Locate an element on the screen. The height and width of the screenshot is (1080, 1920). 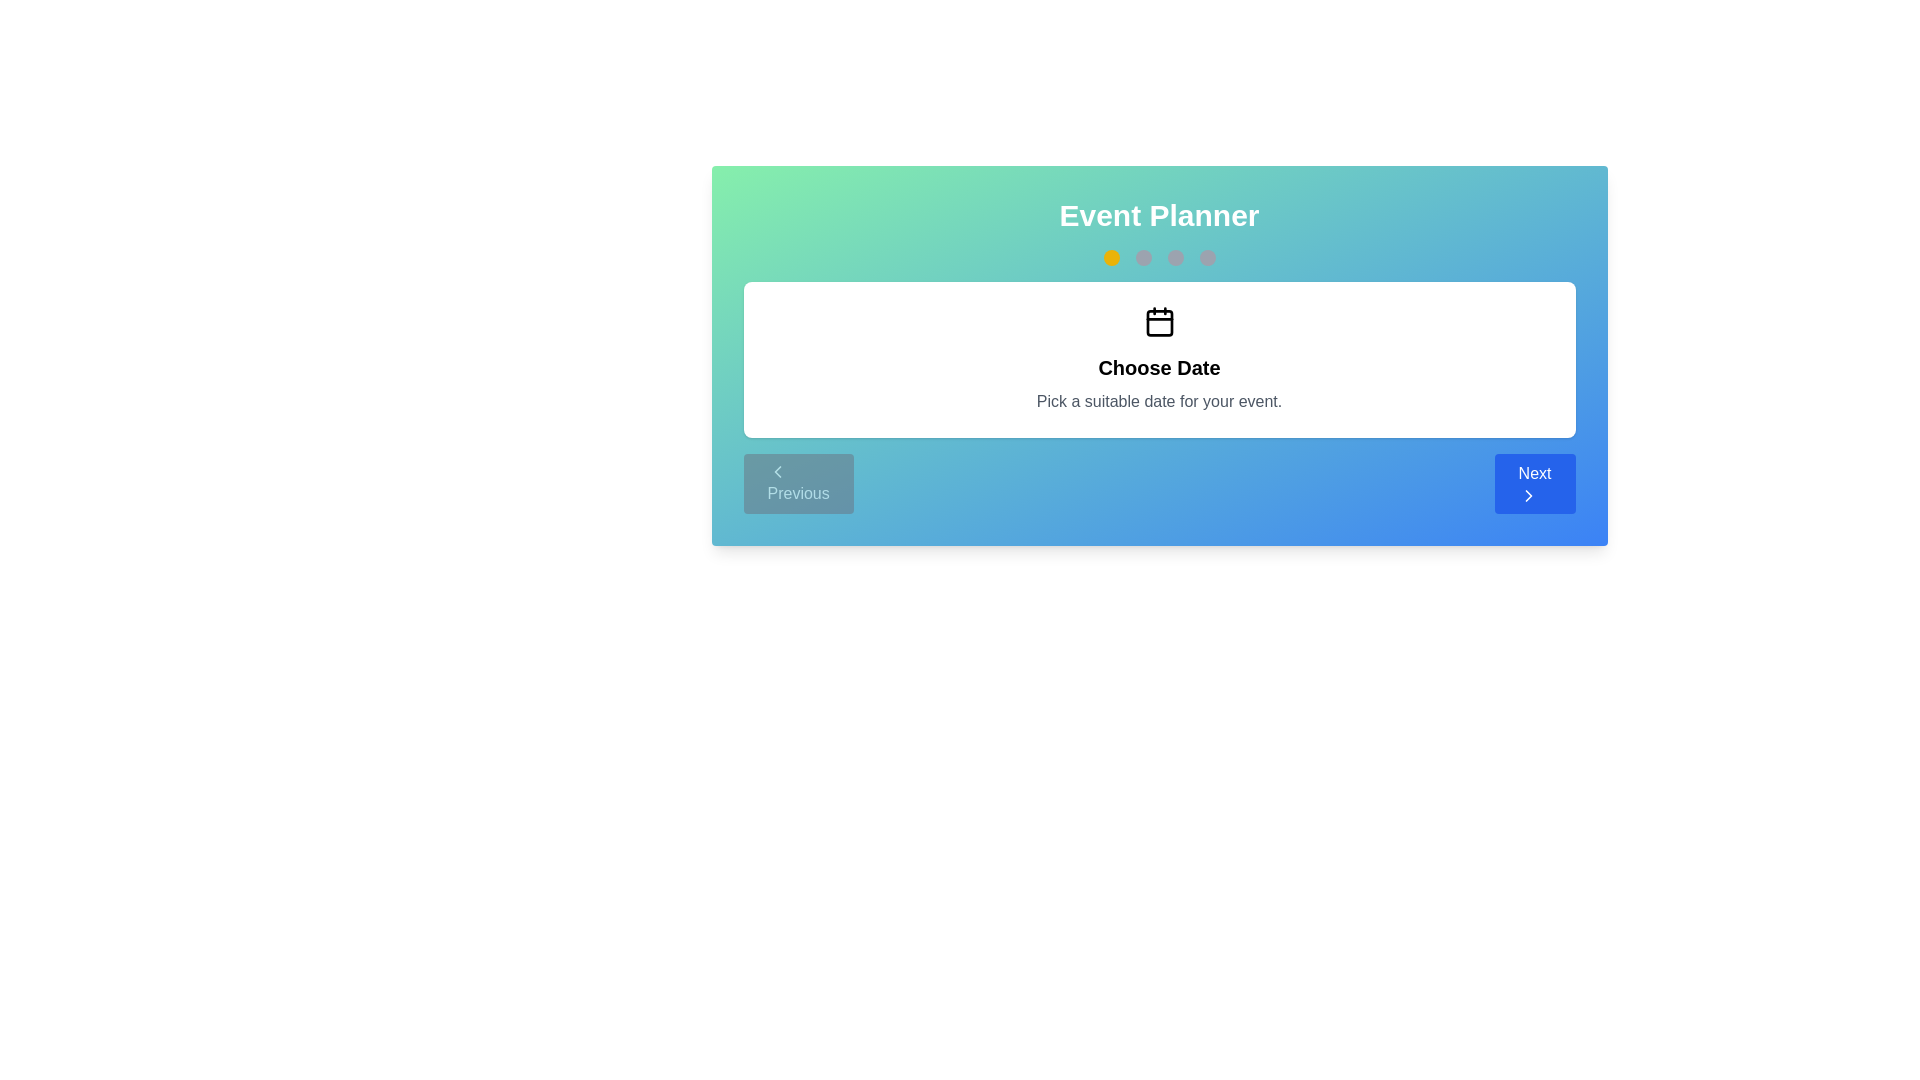
the text 'Choose Date' and copy it to the clipboard is located at coordinates (1159, 367).